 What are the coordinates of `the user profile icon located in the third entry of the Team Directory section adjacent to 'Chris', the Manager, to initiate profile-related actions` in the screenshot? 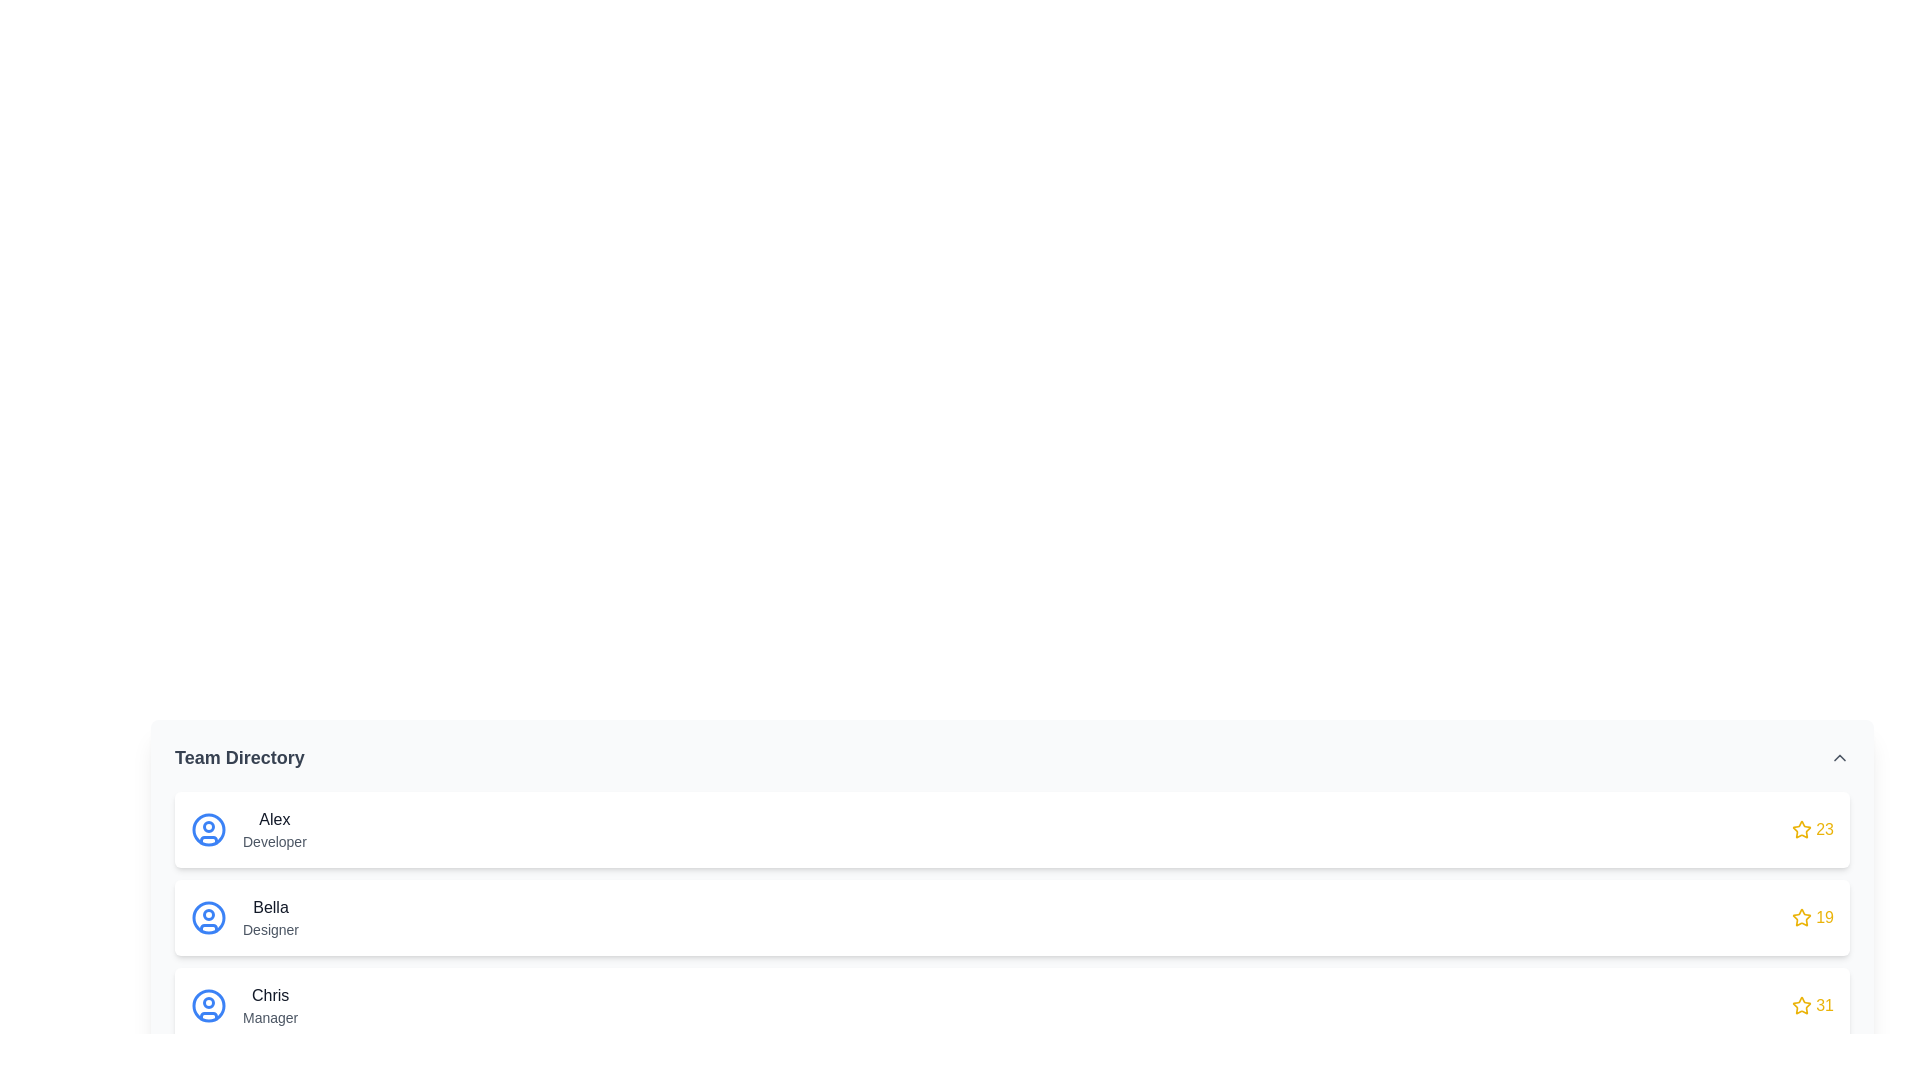 It's located at (209, 1006).